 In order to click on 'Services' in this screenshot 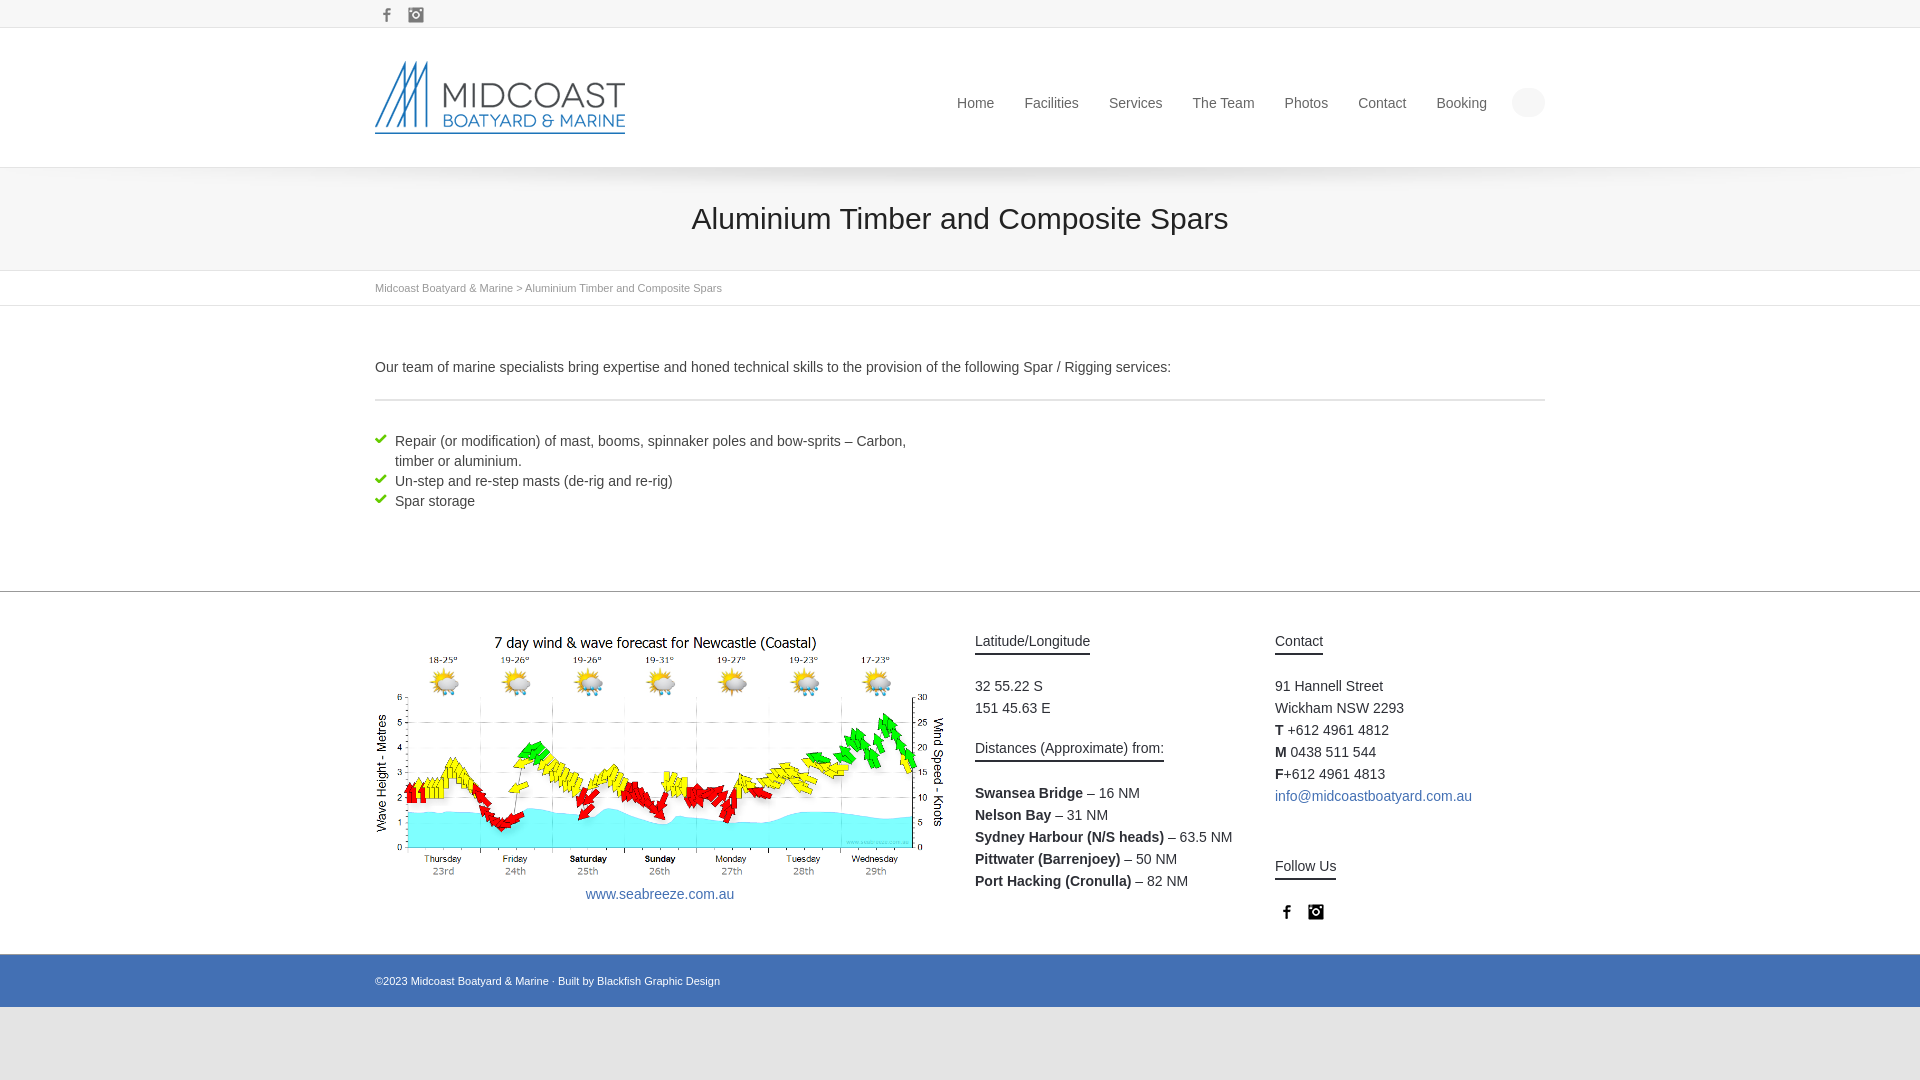, I will do `click(1136, 103)`.